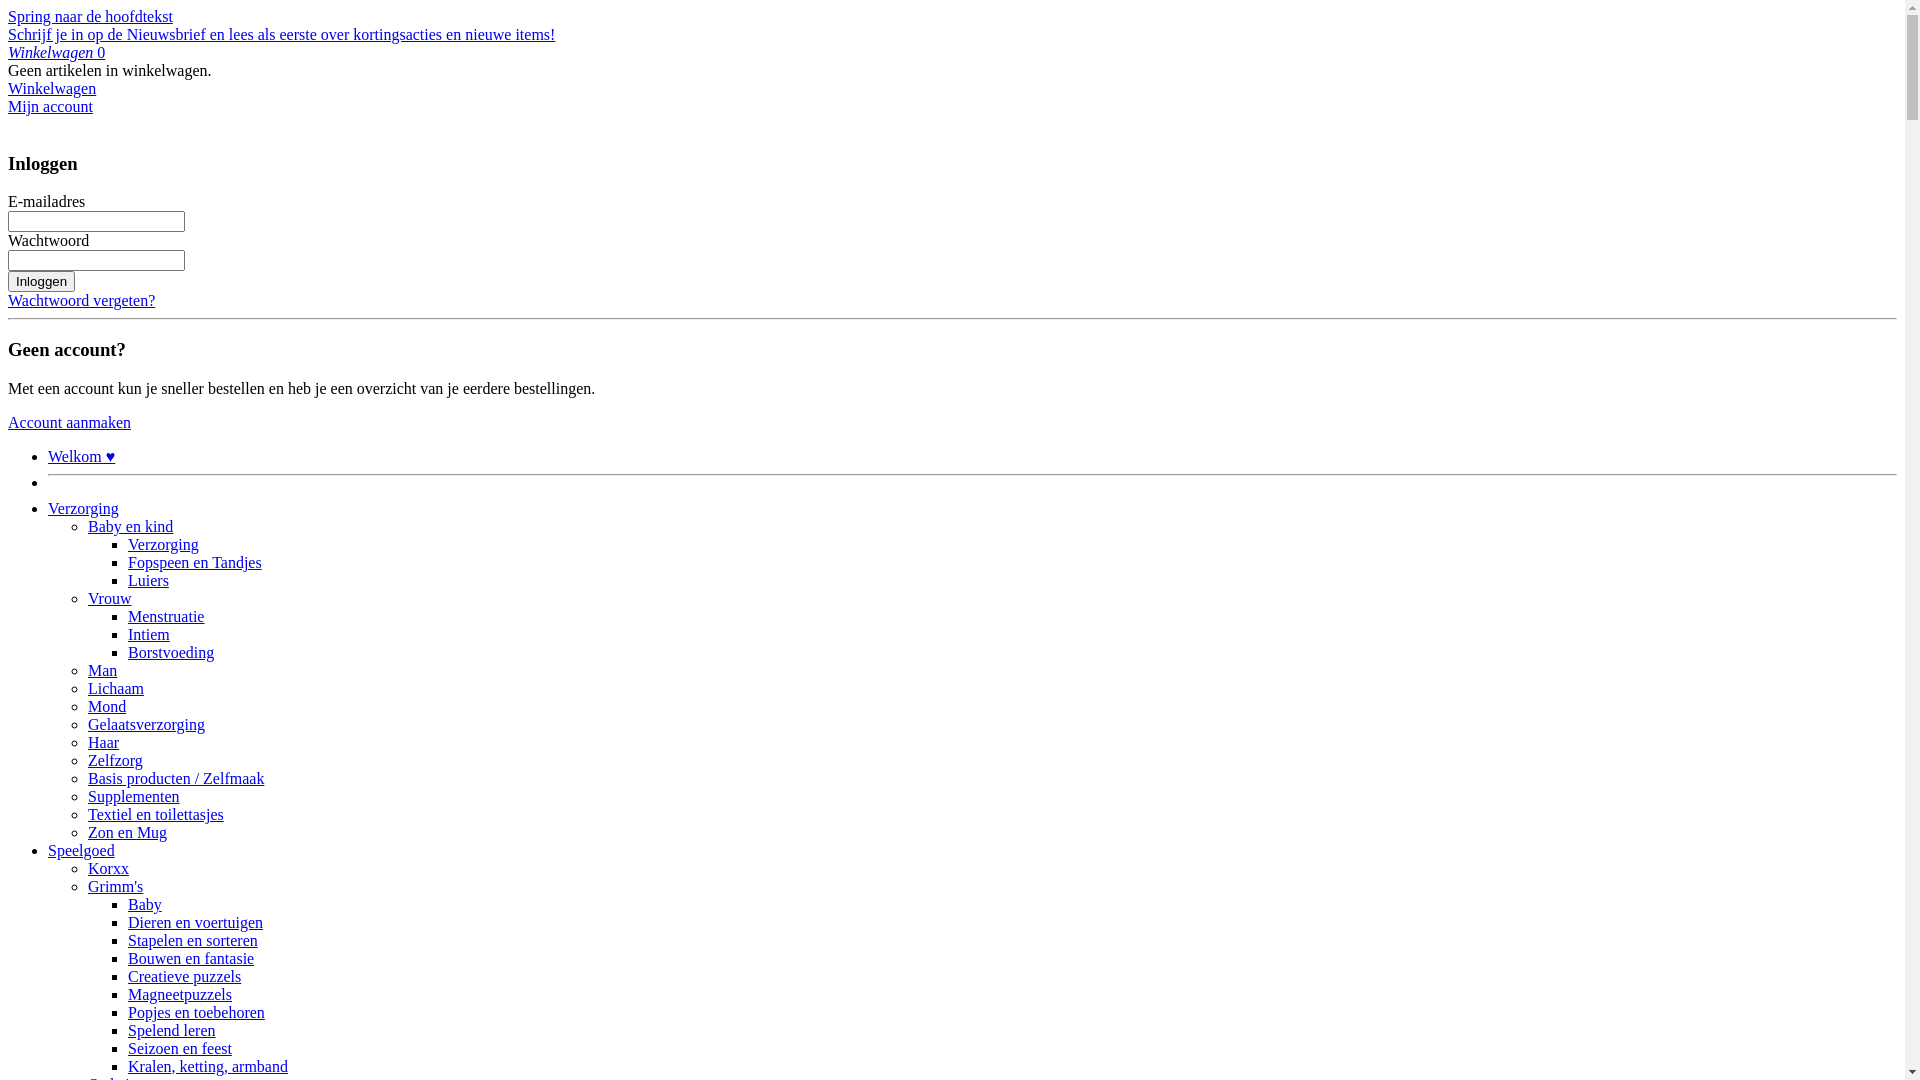  What do you see at coordinates (180, 994) in the screenshot?
I see `'Magneetpuzzels'` at bounding box center [180, 994].